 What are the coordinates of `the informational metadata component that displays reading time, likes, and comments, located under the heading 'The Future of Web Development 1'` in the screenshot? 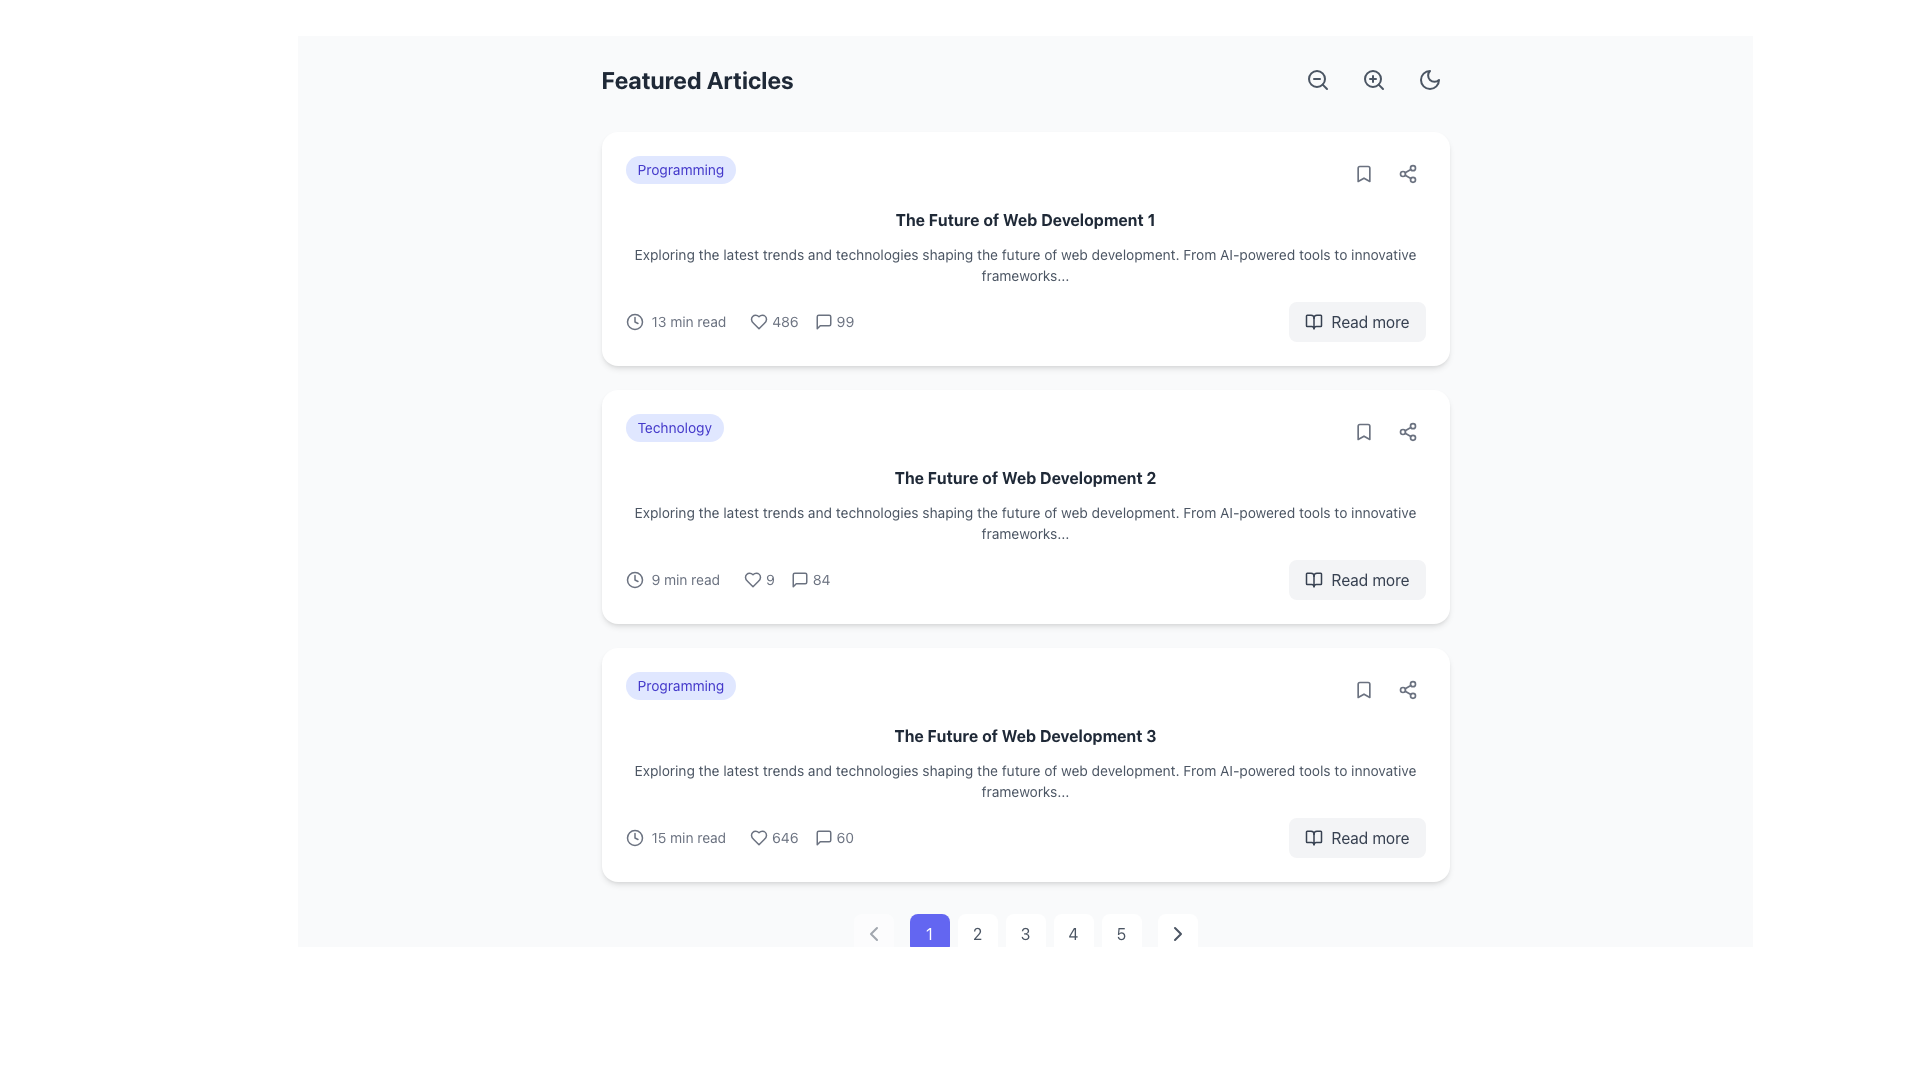 It's located at (738, 320).